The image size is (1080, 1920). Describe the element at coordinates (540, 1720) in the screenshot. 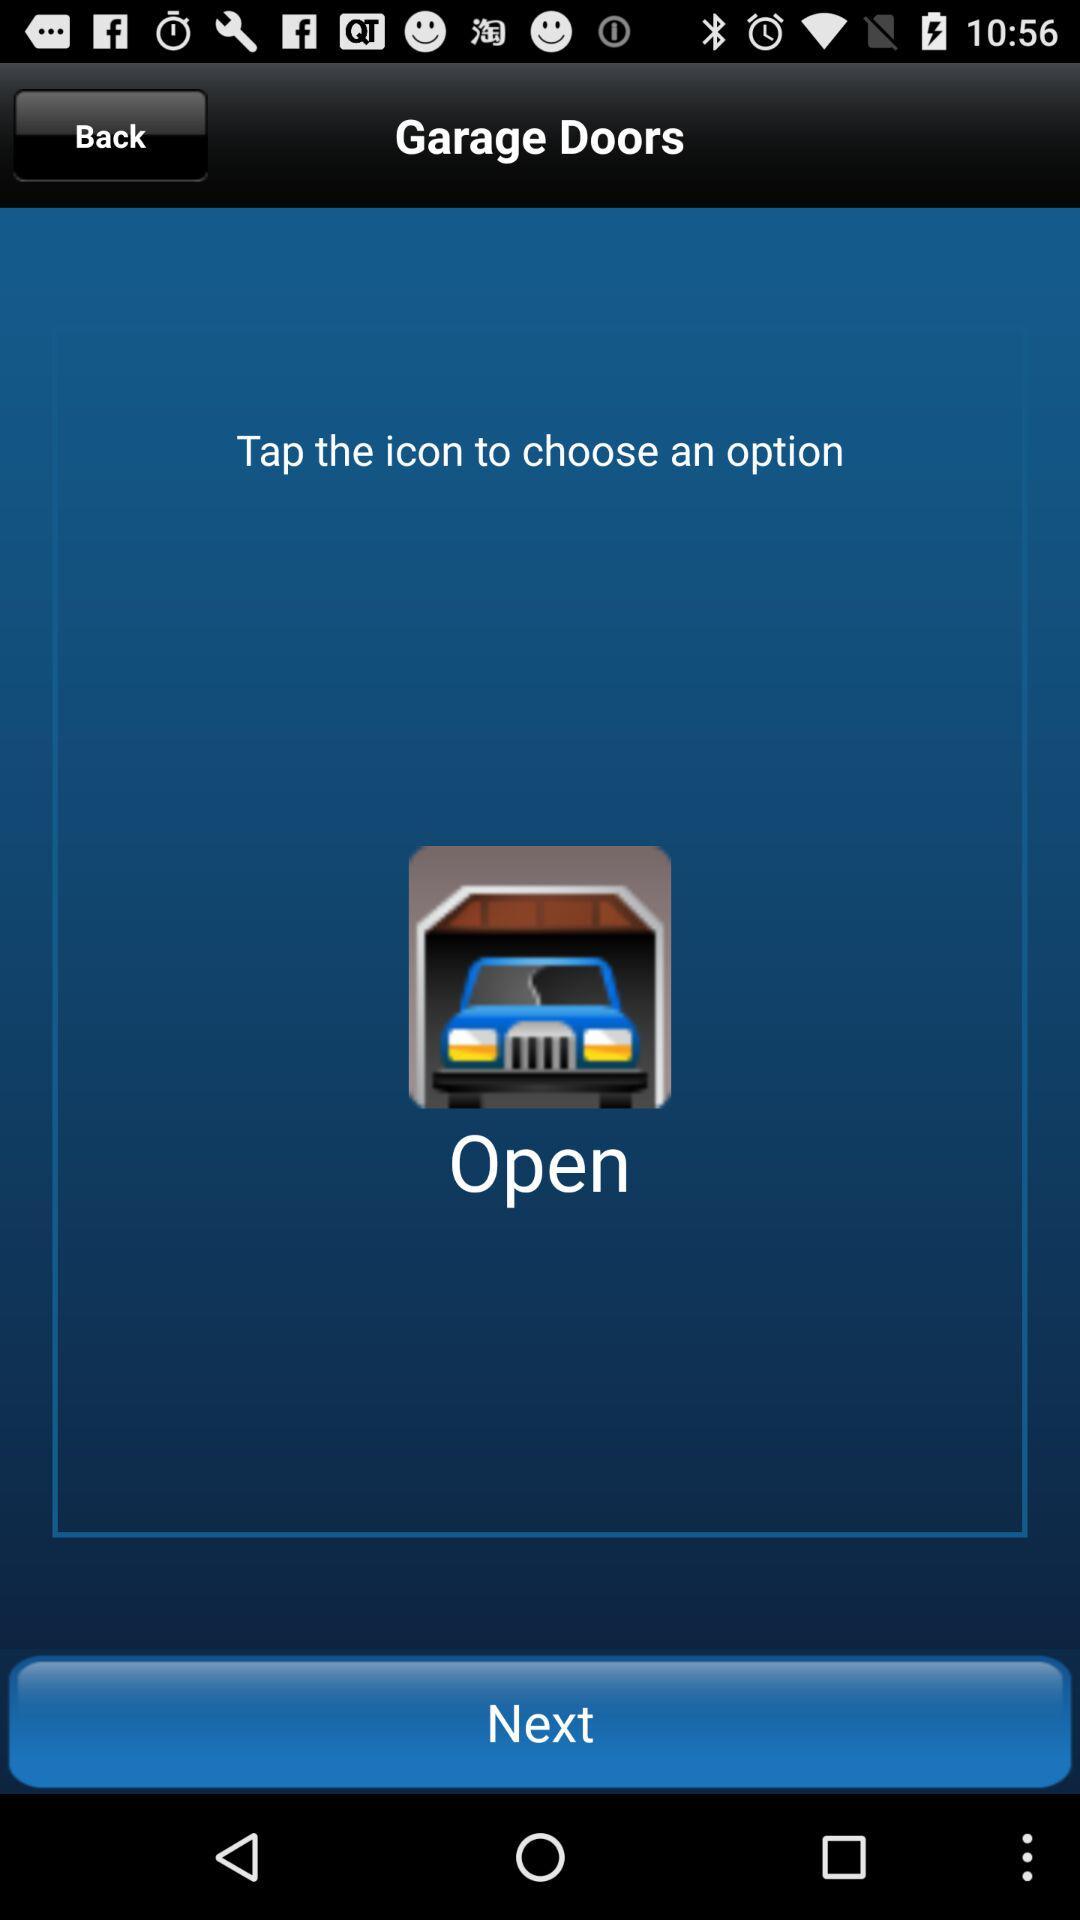

I see `the icon below the open app` at that location.